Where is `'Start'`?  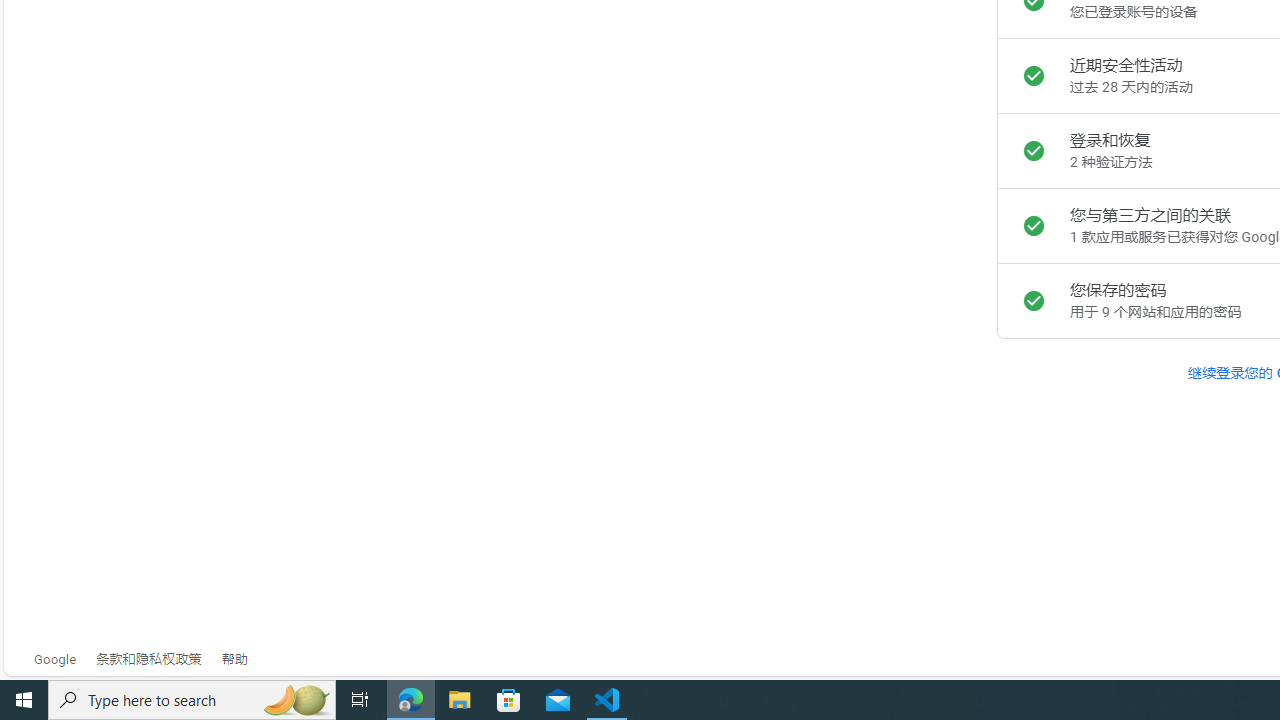 'Start' is located at coordinates (24, 698).